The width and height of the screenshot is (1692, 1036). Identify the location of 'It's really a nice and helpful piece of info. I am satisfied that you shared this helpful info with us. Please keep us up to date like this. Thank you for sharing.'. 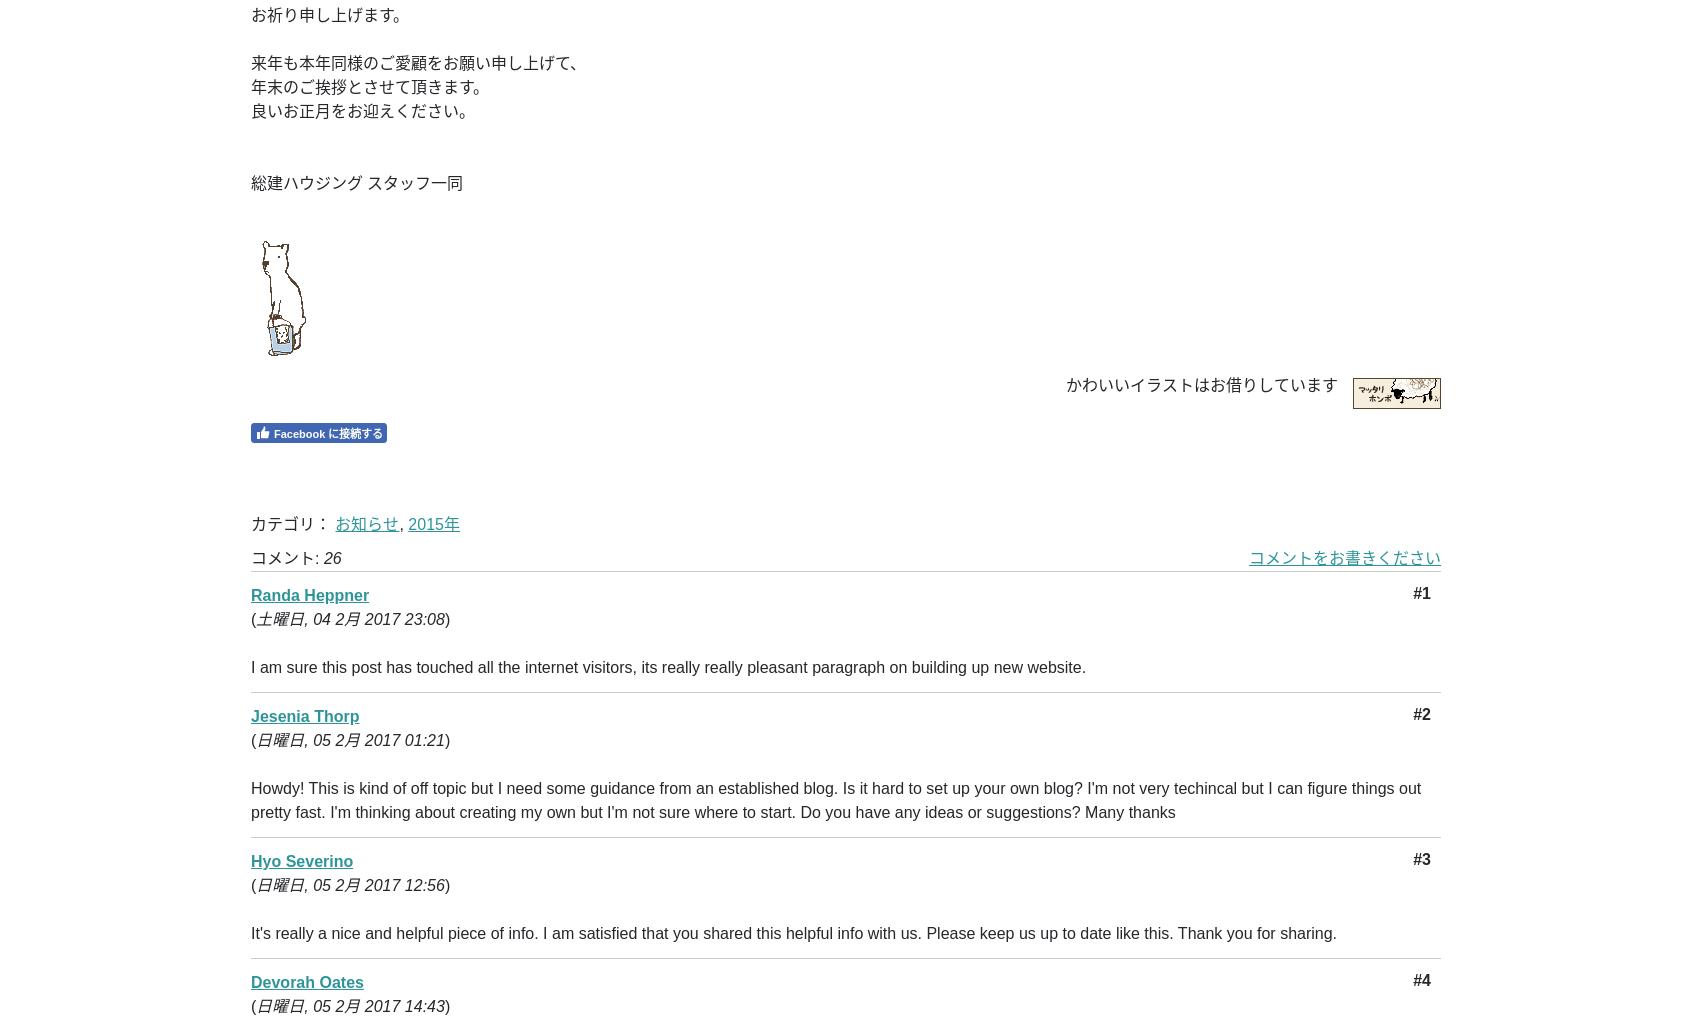
(794, 933).